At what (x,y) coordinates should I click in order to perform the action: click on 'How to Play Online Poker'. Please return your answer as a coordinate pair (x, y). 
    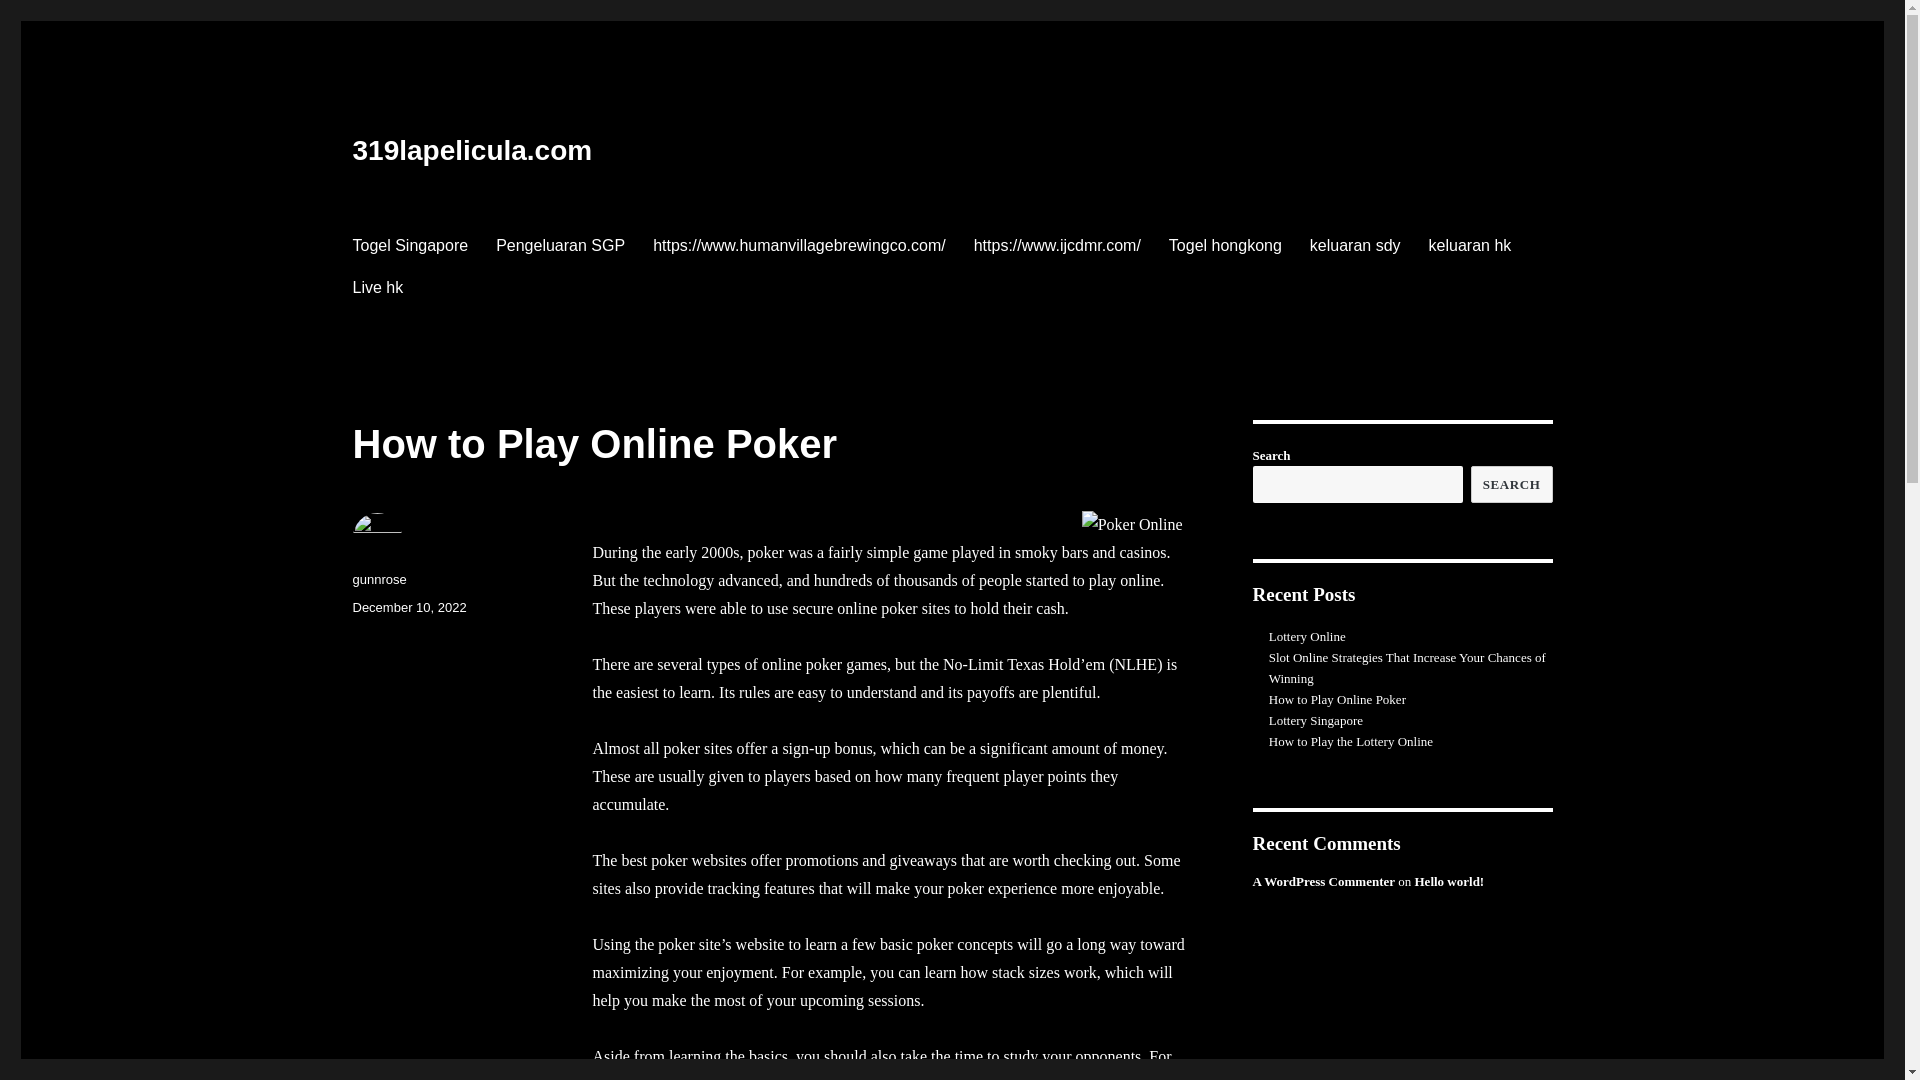
    Looking at the image, I should click on (1267, 698).